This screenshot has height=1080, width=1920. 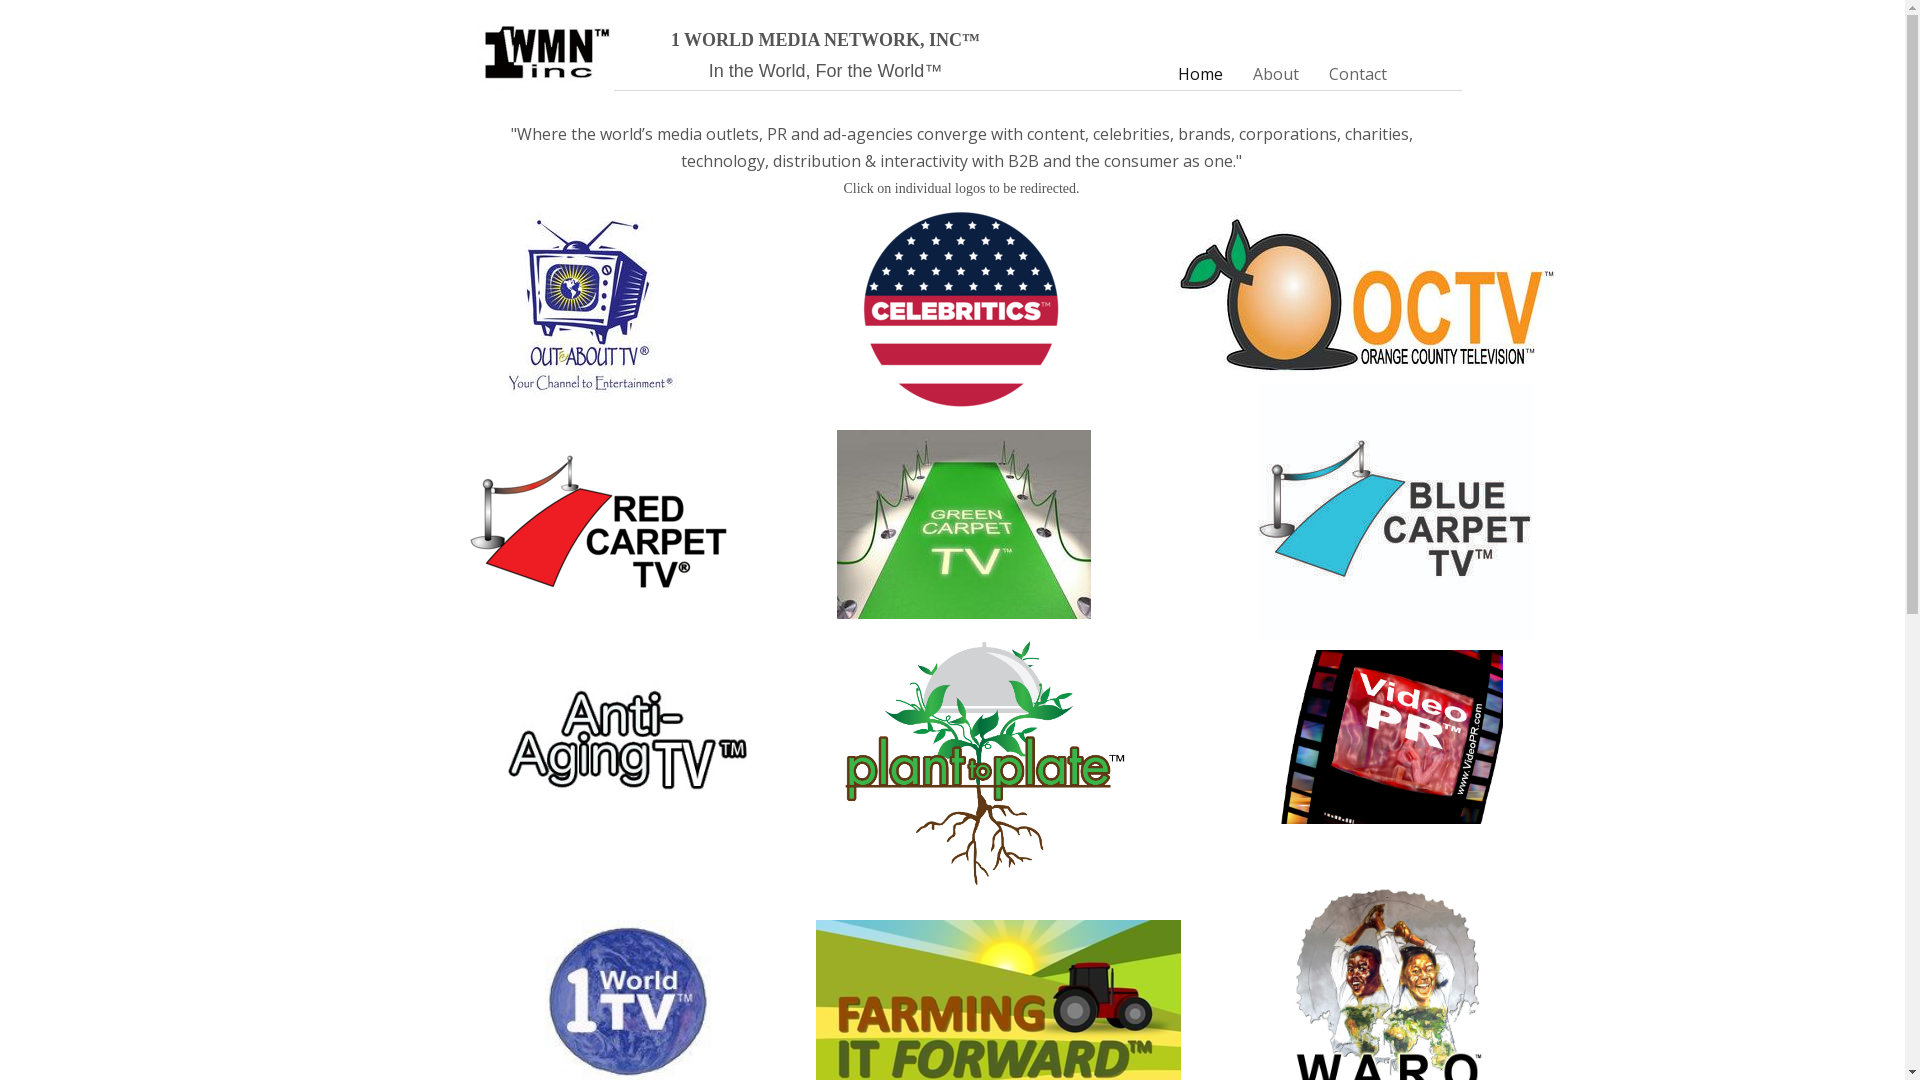 I want to click on 'Contact', so click(x=1358, y=73).